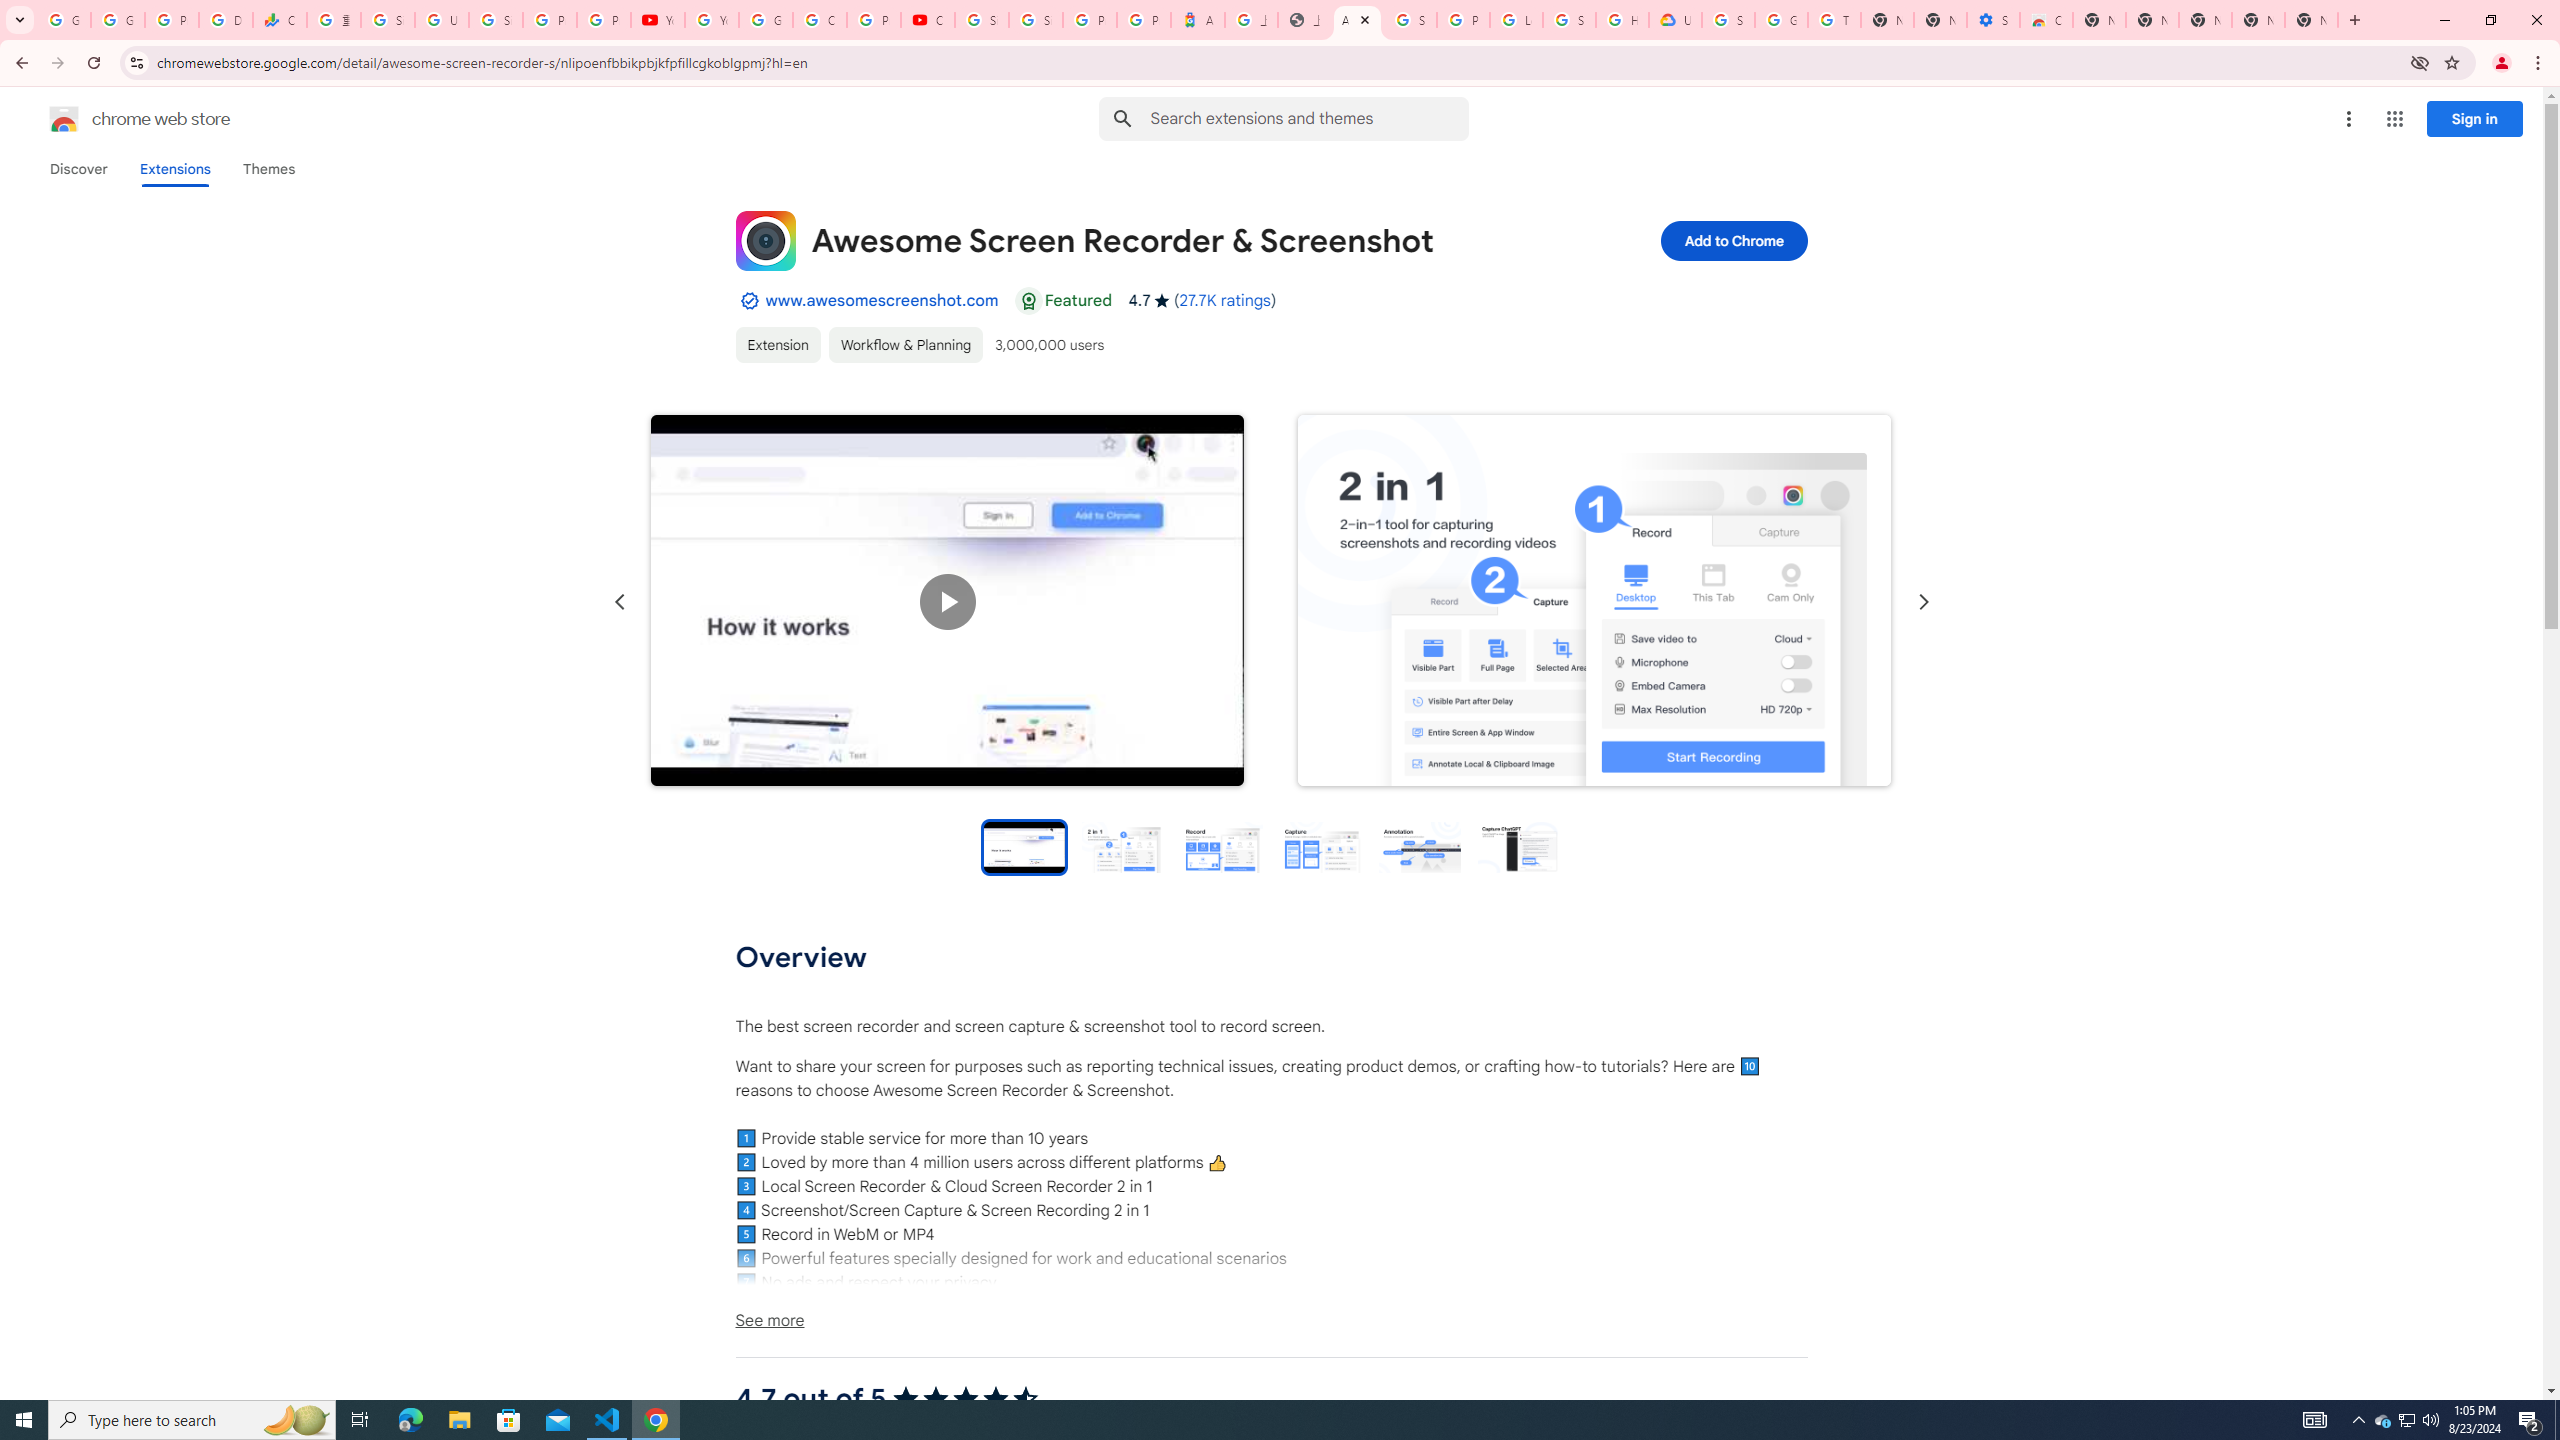  What do you see at coordinates (77, 168) in the screenshot?
I see `'Discover'` at bounding box center [77, 168].